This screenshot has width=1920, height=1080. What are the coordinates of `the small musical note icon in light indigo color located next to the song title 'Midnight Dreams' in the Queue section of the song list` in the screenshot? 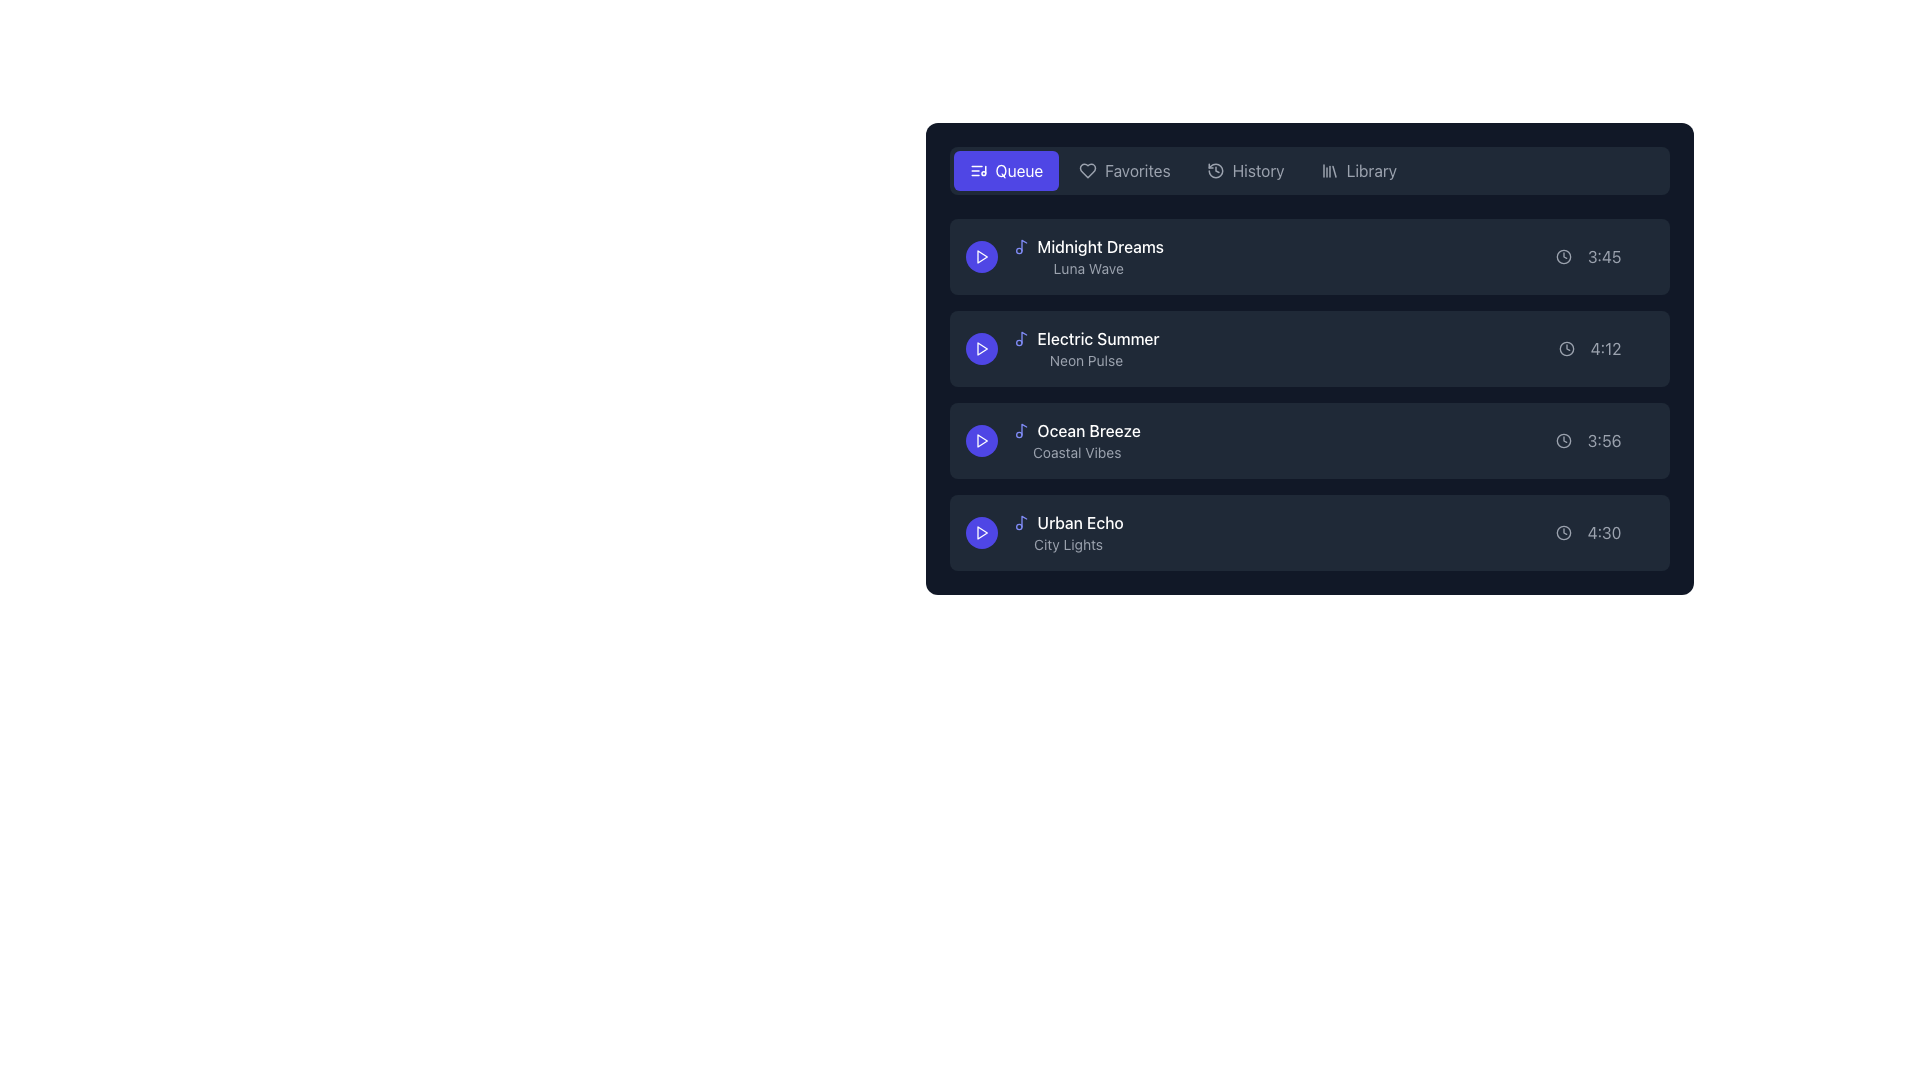 It's located at (1021, 245).